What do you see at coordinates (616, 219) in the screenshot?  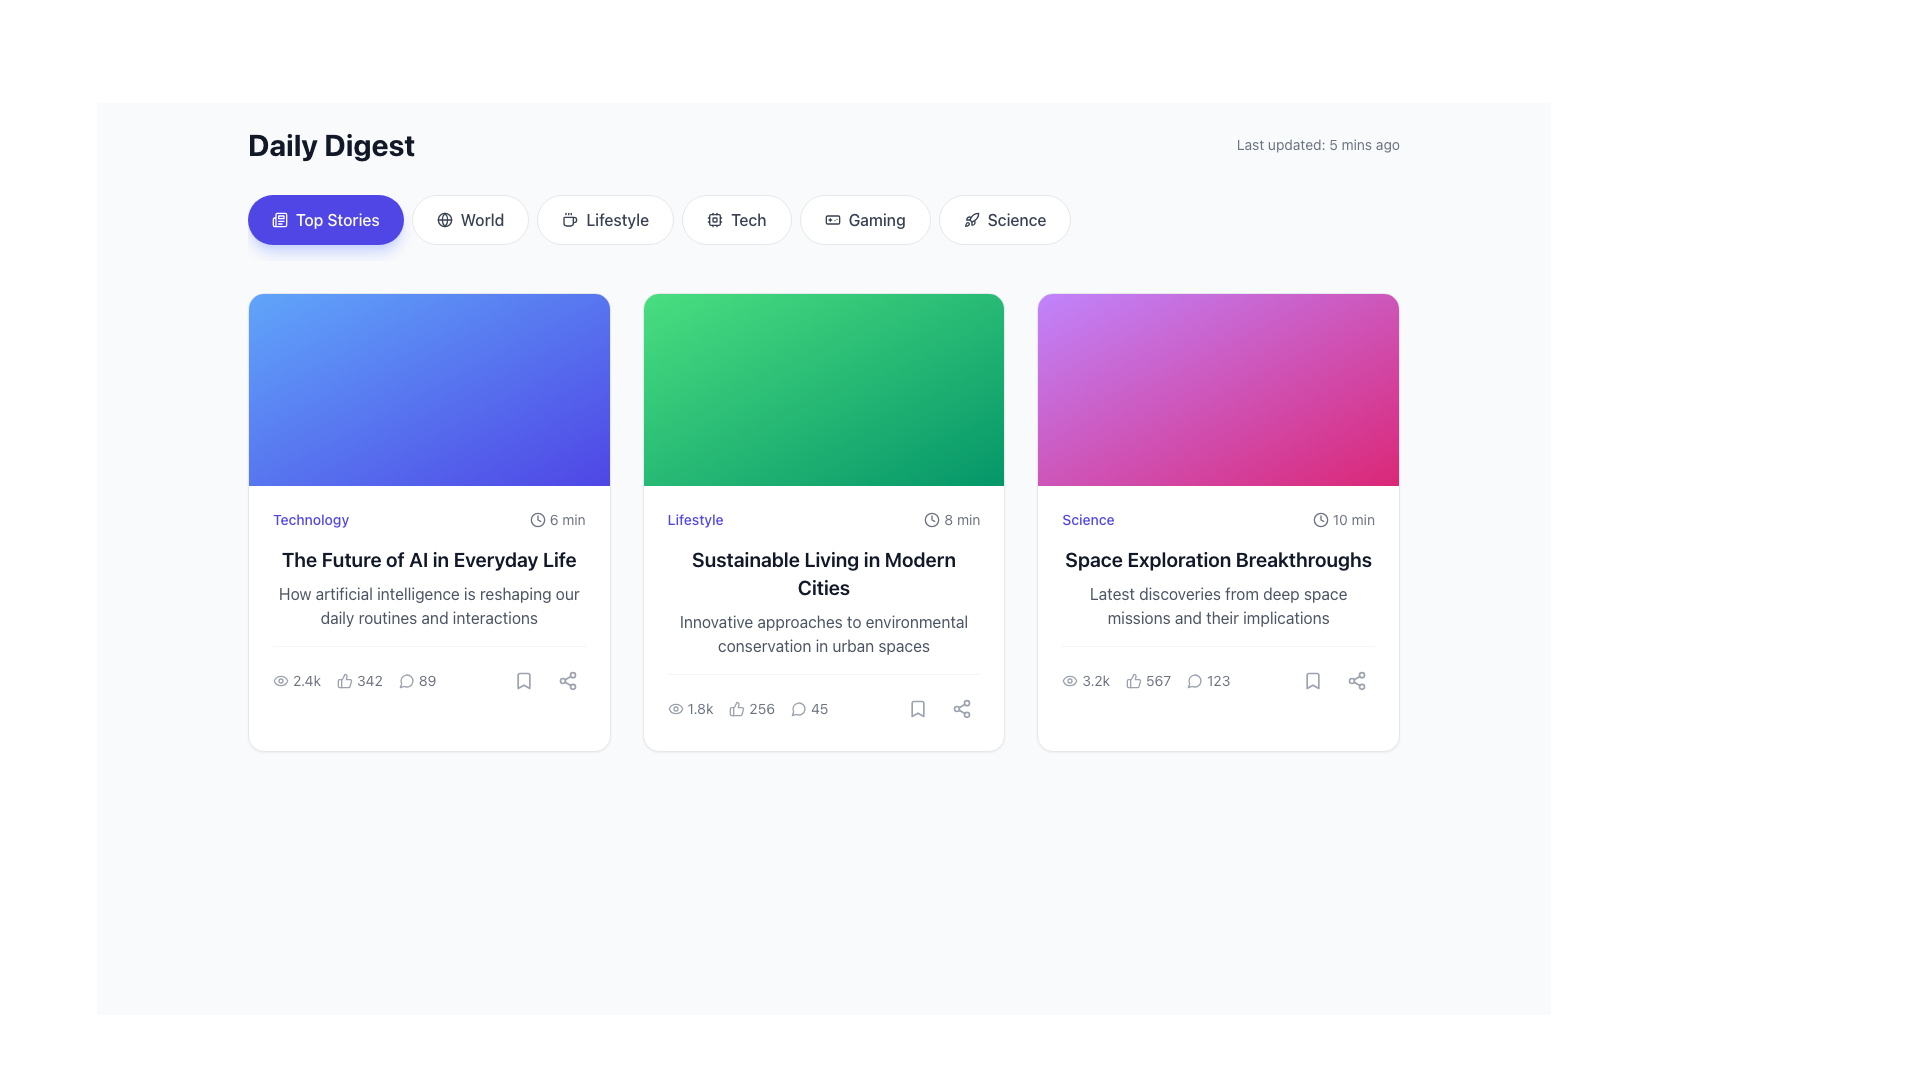 I see `the 'Lifestyle' text label within the interactive button for filtering content by the 'Lifestyle' category` at bounding box center [616, 219].